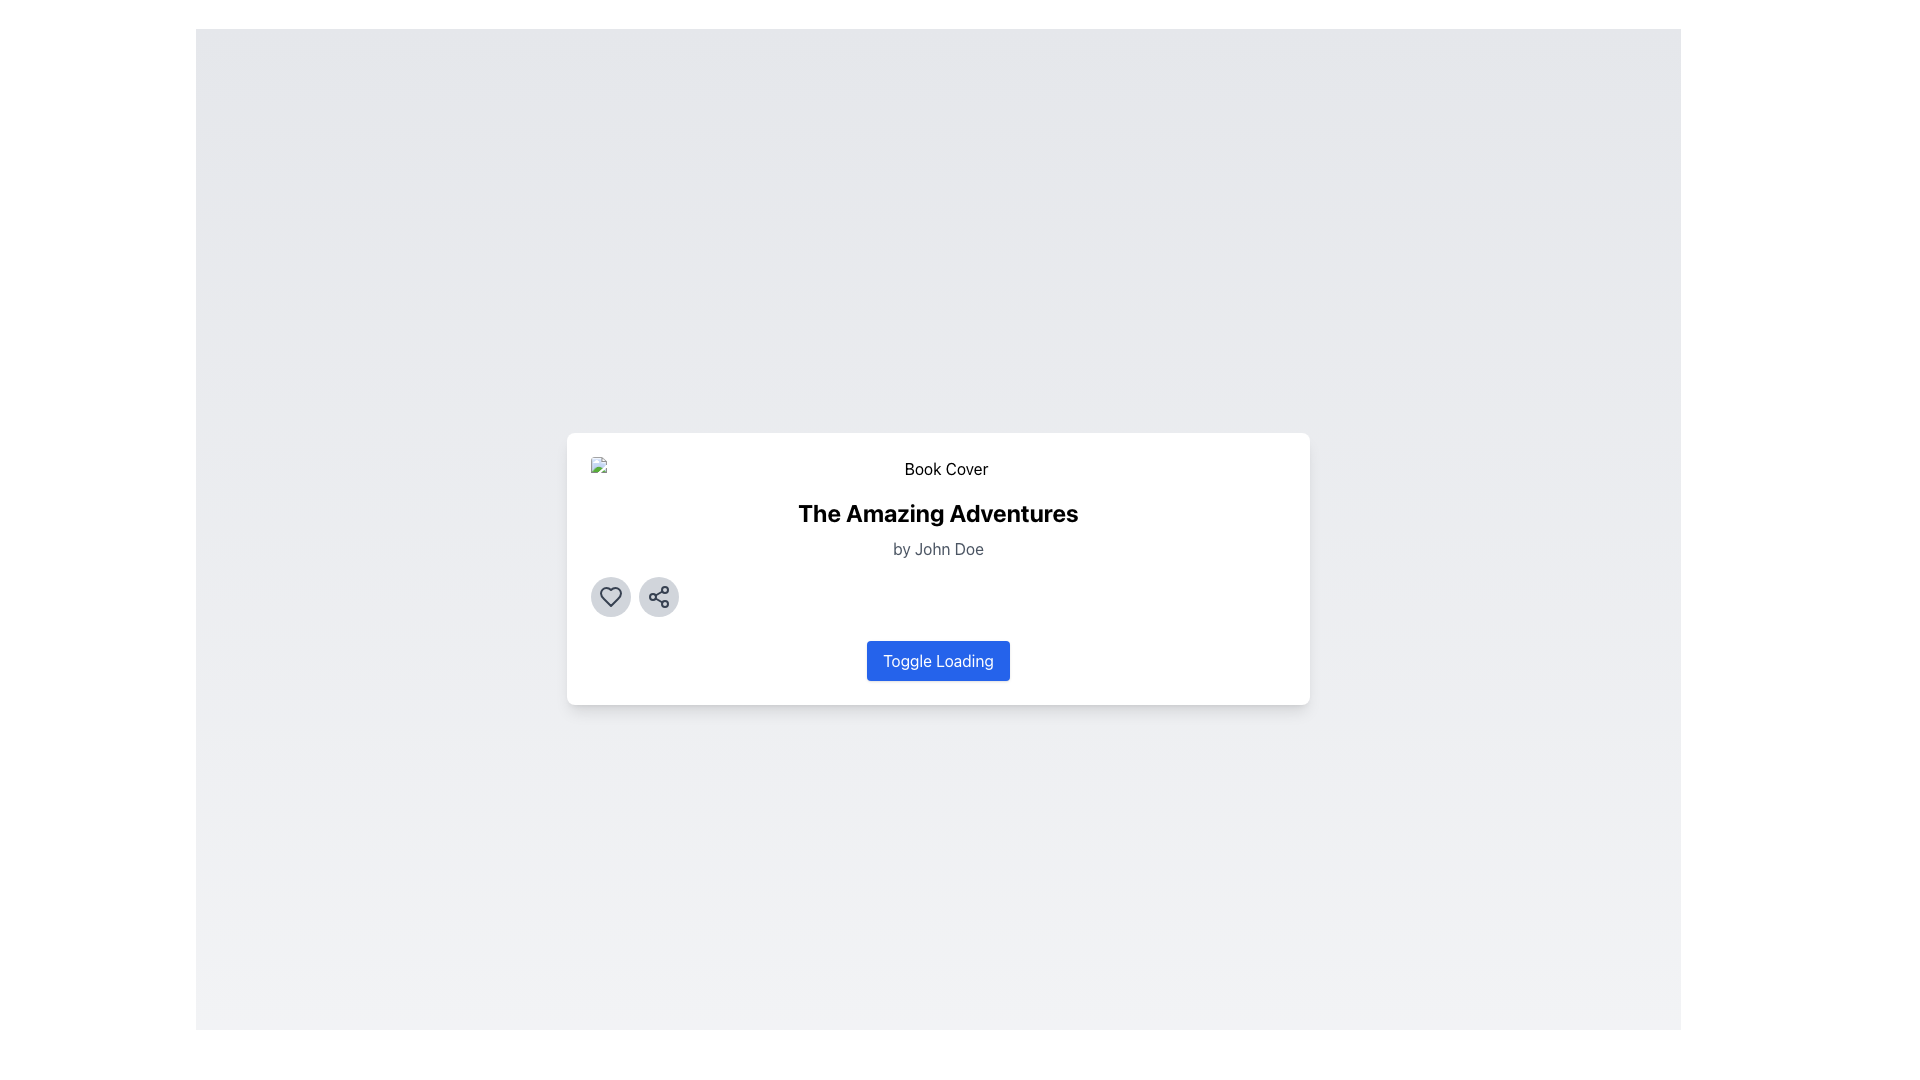 Image resolution: width=1920 pixels, height=1080 pixels. I want to click on the textual display showing the book title 'The Amazing Adventures' by 'John Doe', which is positioned below the 'Book Cover' image and above the heart and share buttons, so click(937, 535).